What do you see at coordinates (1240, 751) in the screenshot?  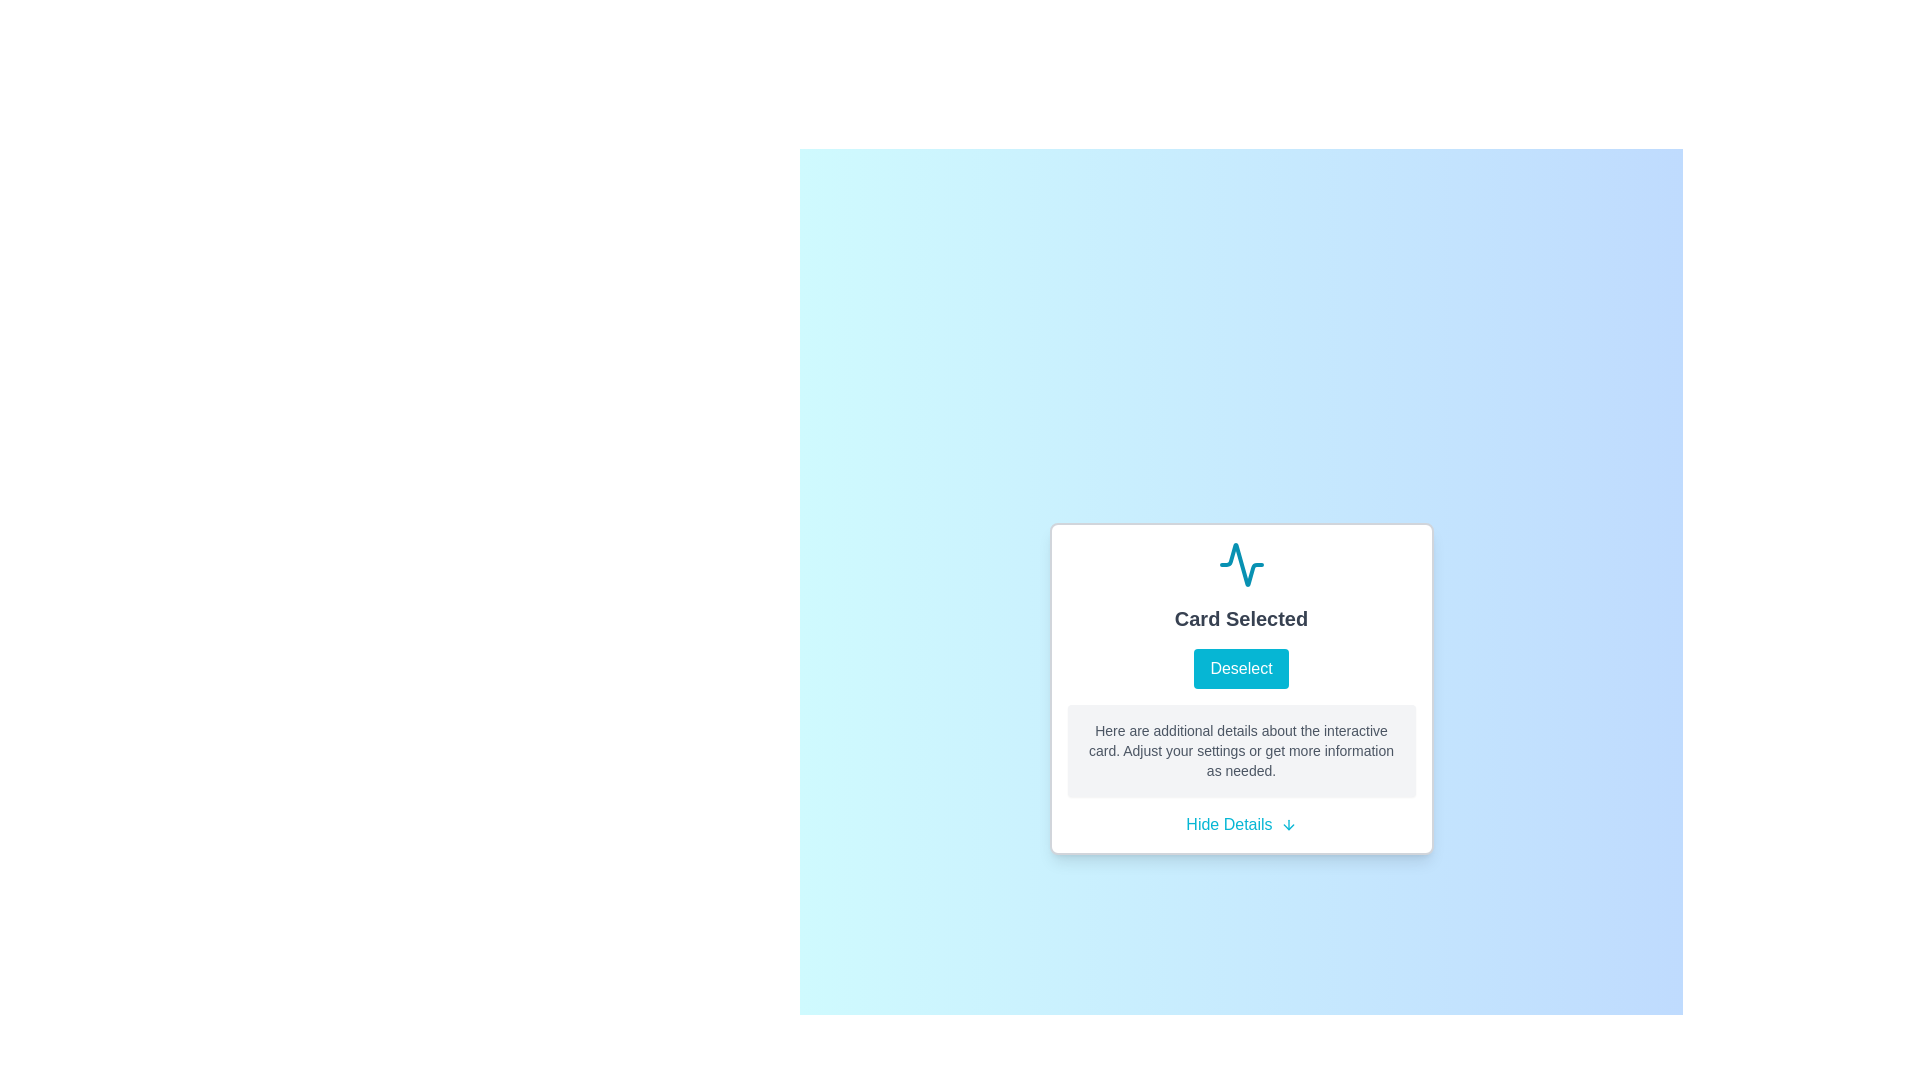 I see `the Informational Text Box, which is a rectangular box with a light gray background, located beneath the 'Deselect' button and above the 'Hide Details' link` at bounding box center [1240, 751].